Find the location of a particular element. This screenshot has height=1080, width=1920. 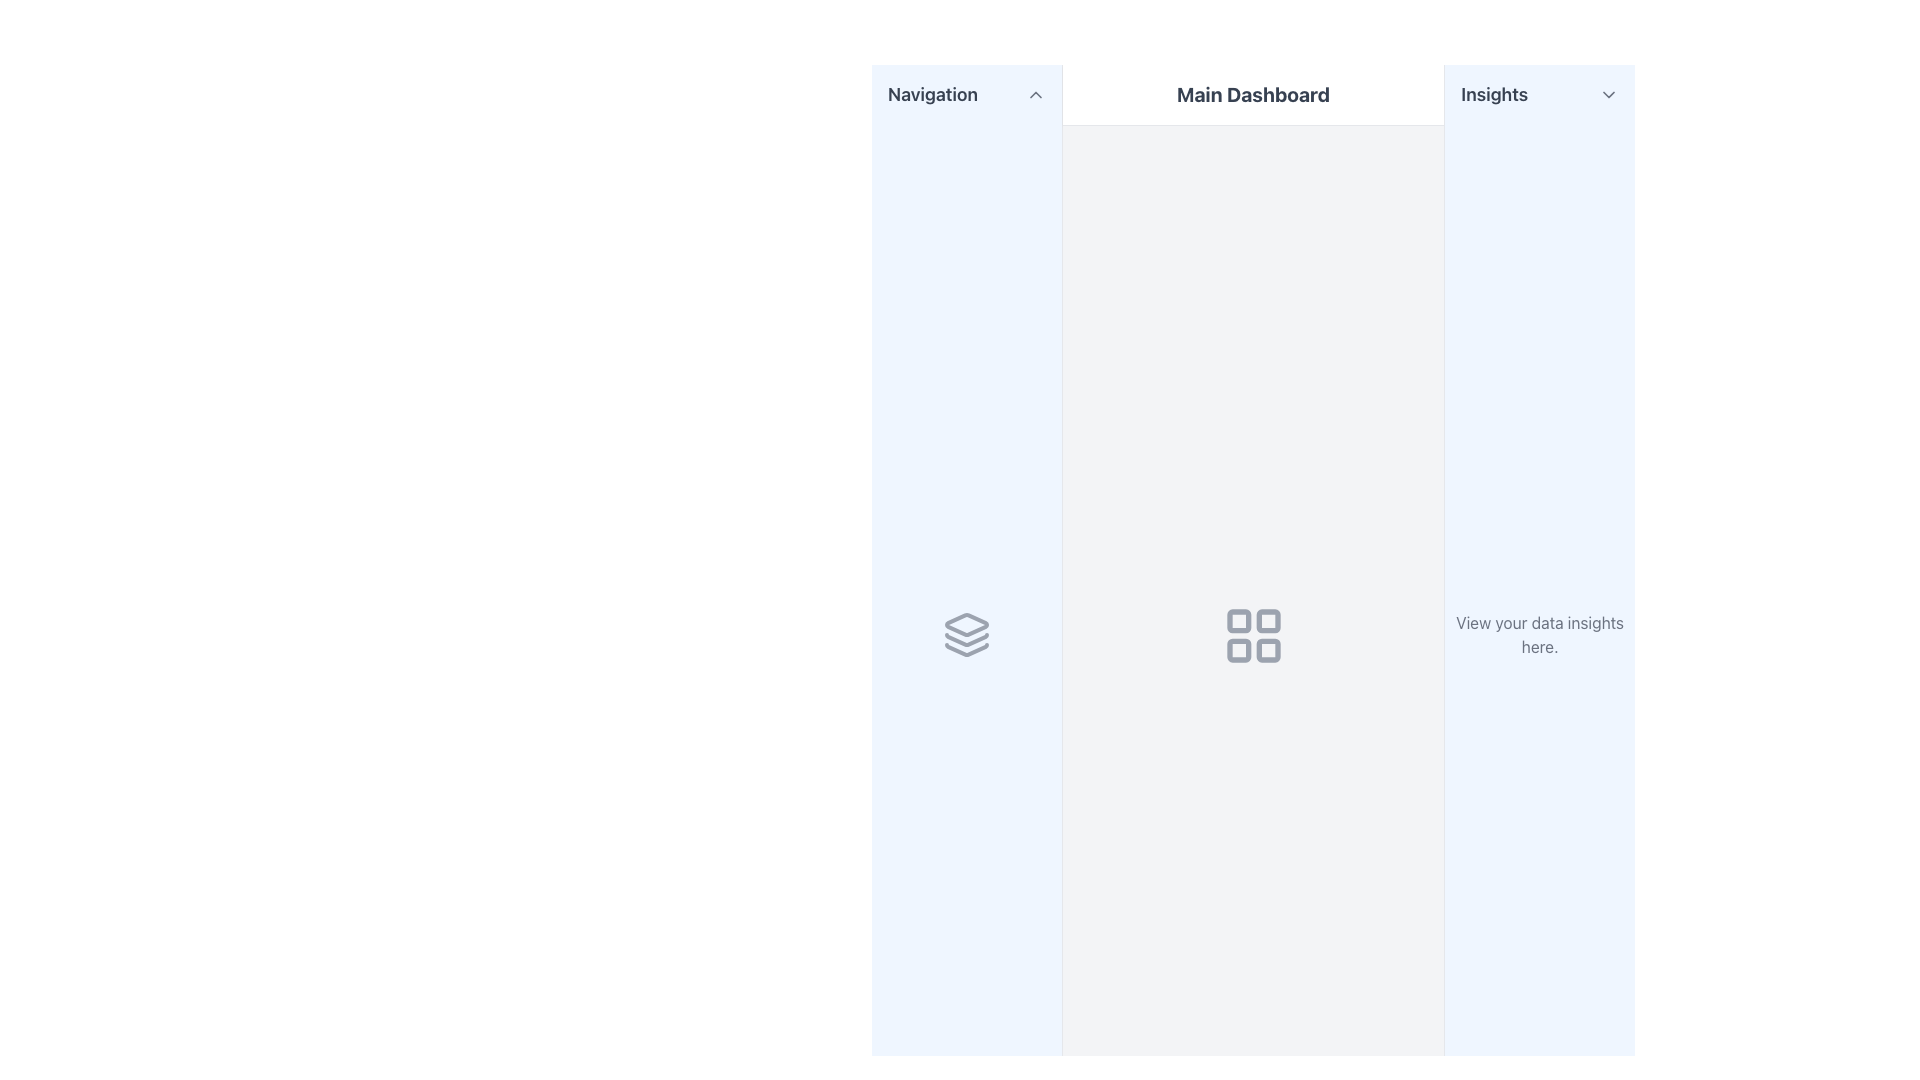

text content of the header element displaying 'Main Dashboard', located at the top center of the interface is located at coordinates (1252, 95).